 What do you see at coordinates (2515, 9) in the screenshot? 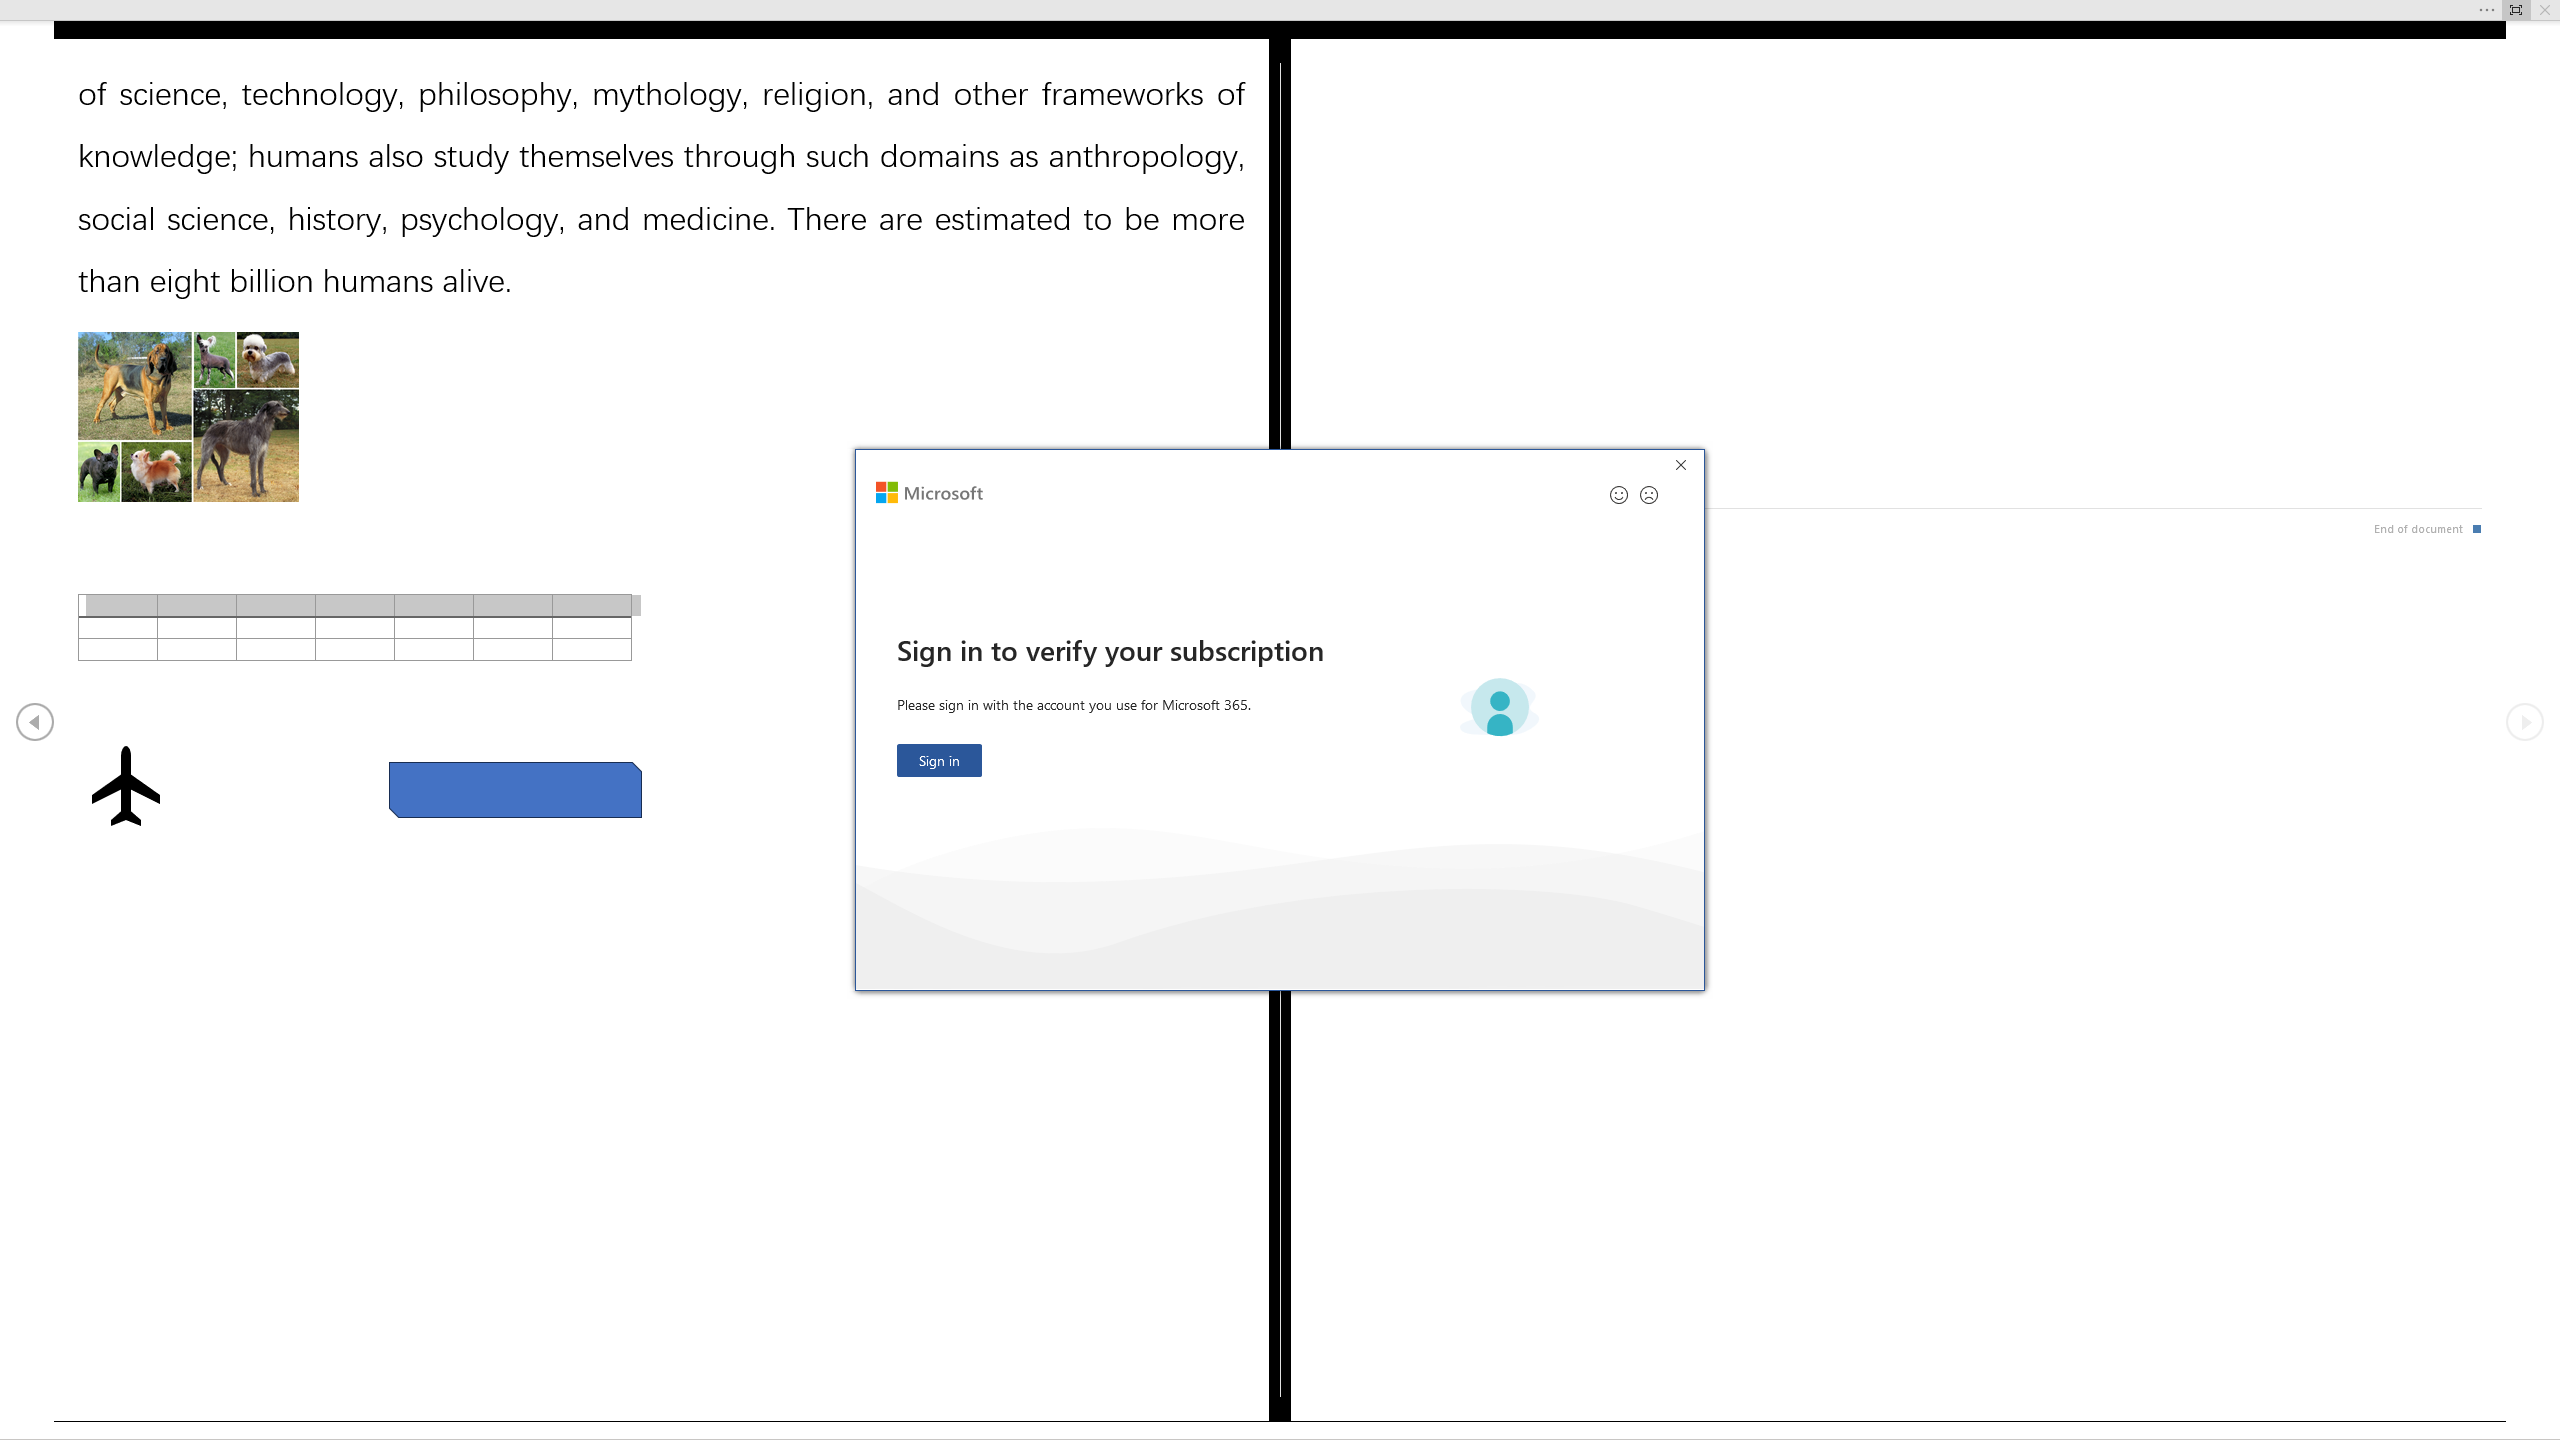
I see `'Always Show Reading Toolbar'` at bounding box center [2515, 9].